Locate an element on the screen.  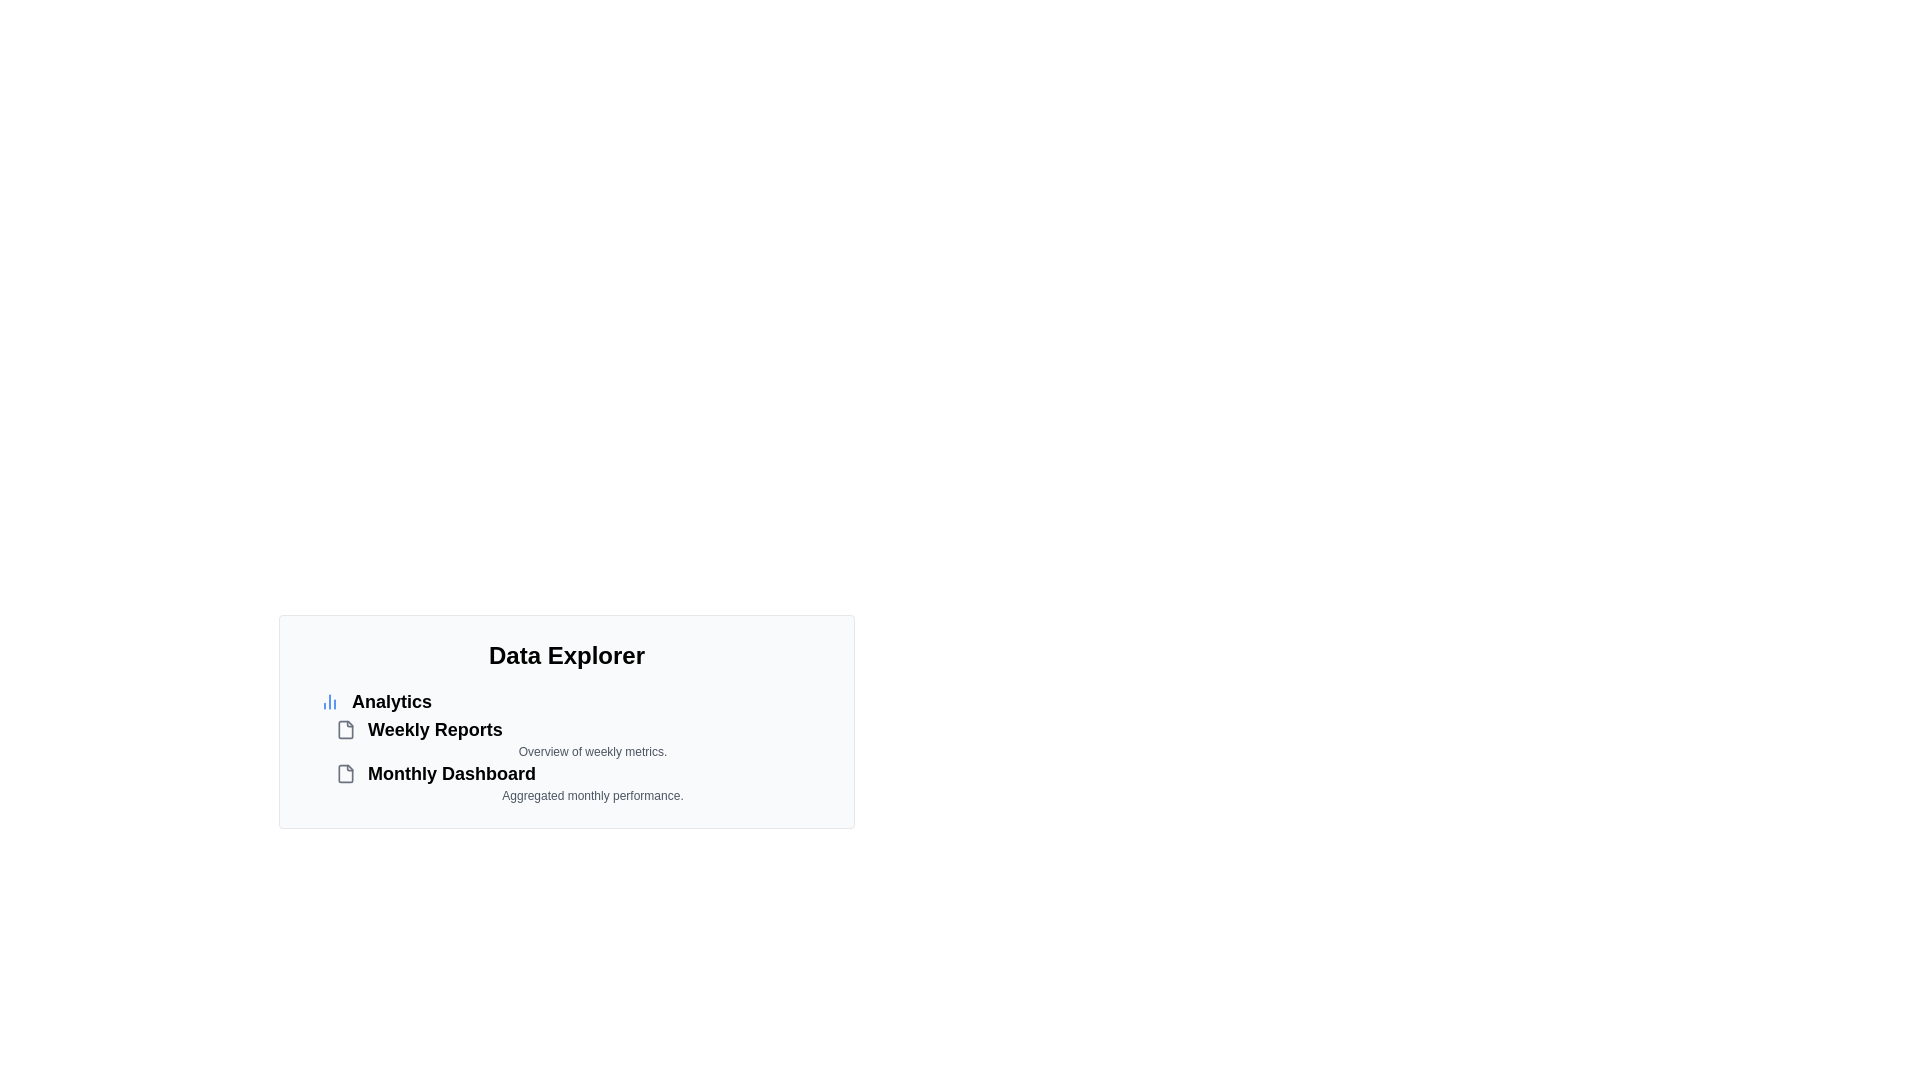
the document icon located to the left of the 'Weekly Reports' text label in the 'Data Explorer' section is located at coordinates (345, 729).